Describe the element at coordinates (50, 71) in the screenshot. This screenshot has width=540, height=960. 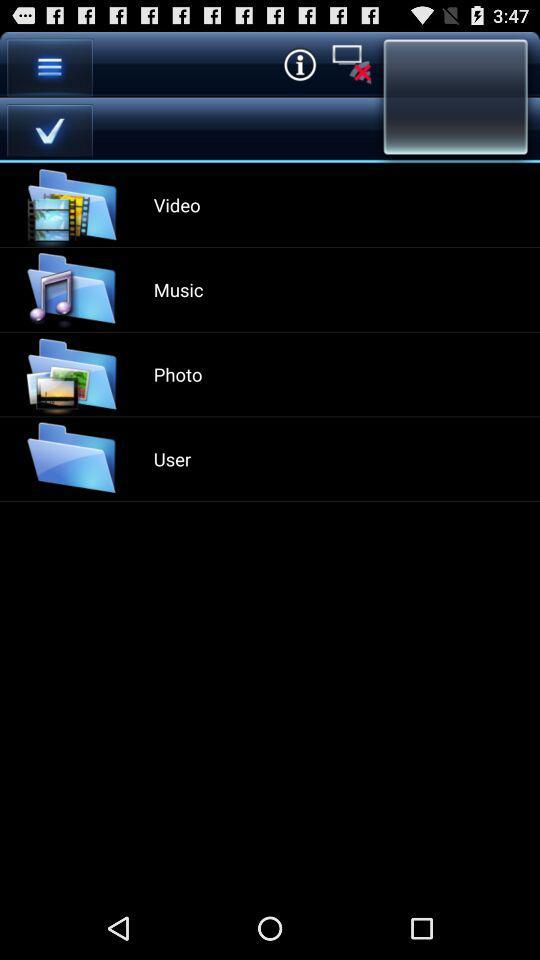
I see `the menu icon` at that location.